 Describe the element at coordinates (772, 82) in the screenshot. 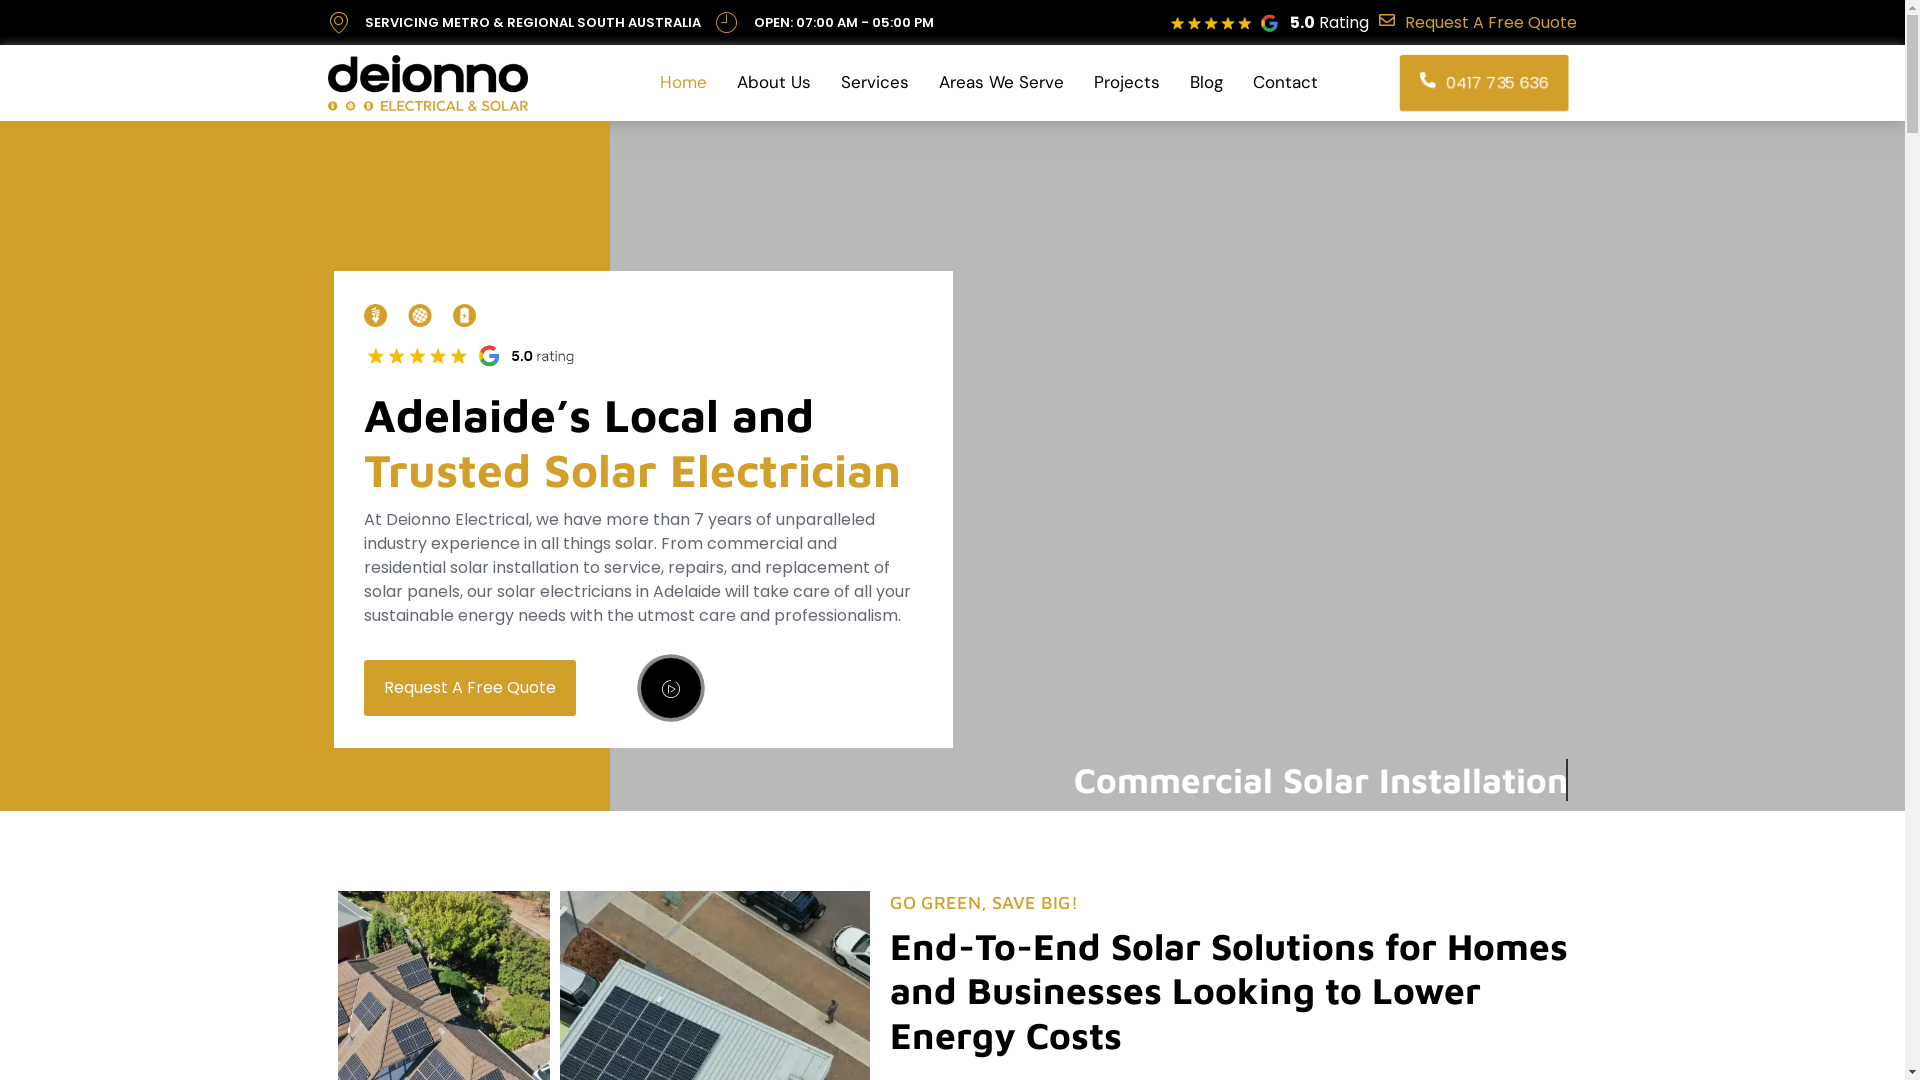

I see `'About Us'` at that location.